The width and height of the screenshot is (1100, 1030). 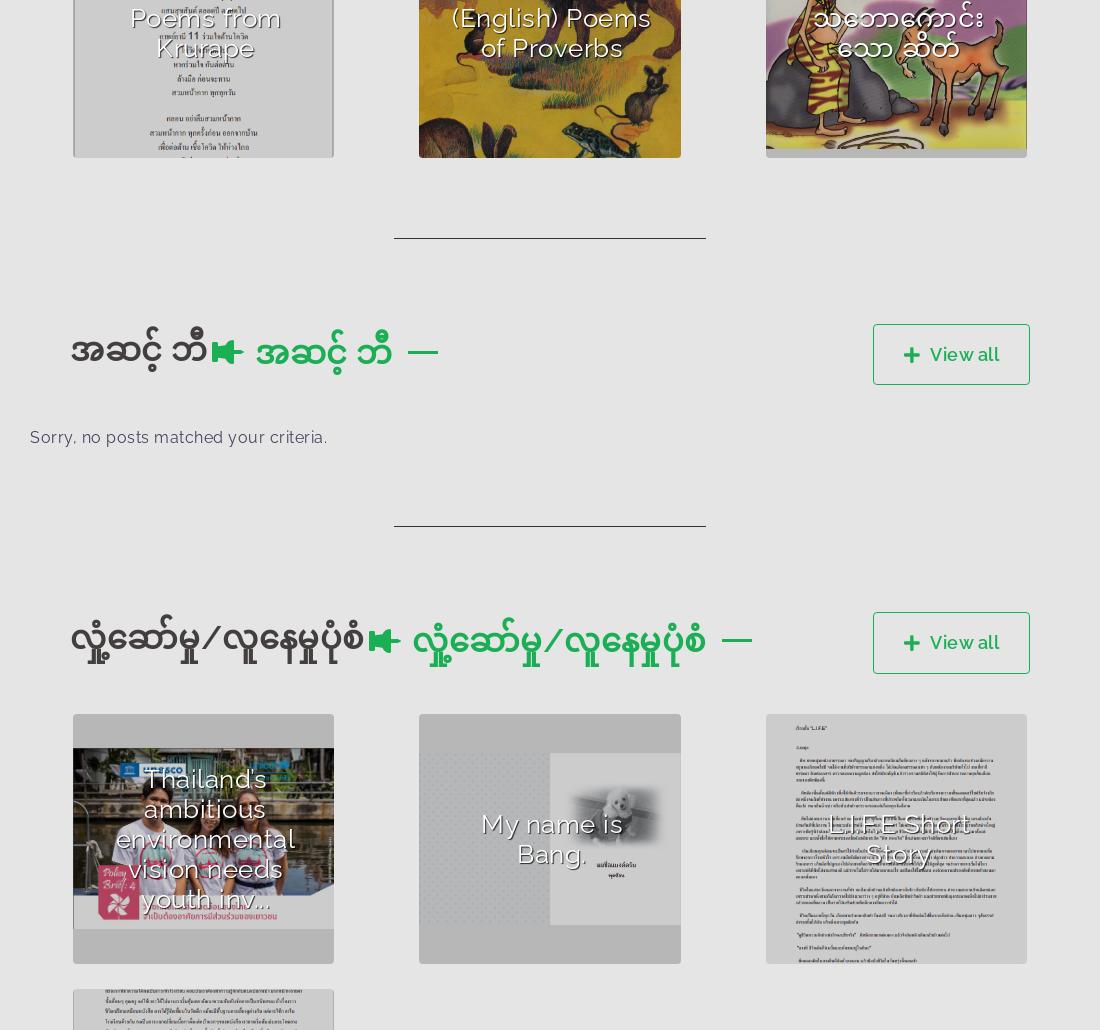 What do you see at coordinates (870, 775) in the screenshot?
I see `'Author :เด็กชายวันพุธ'` at bounding box center [870, 775].